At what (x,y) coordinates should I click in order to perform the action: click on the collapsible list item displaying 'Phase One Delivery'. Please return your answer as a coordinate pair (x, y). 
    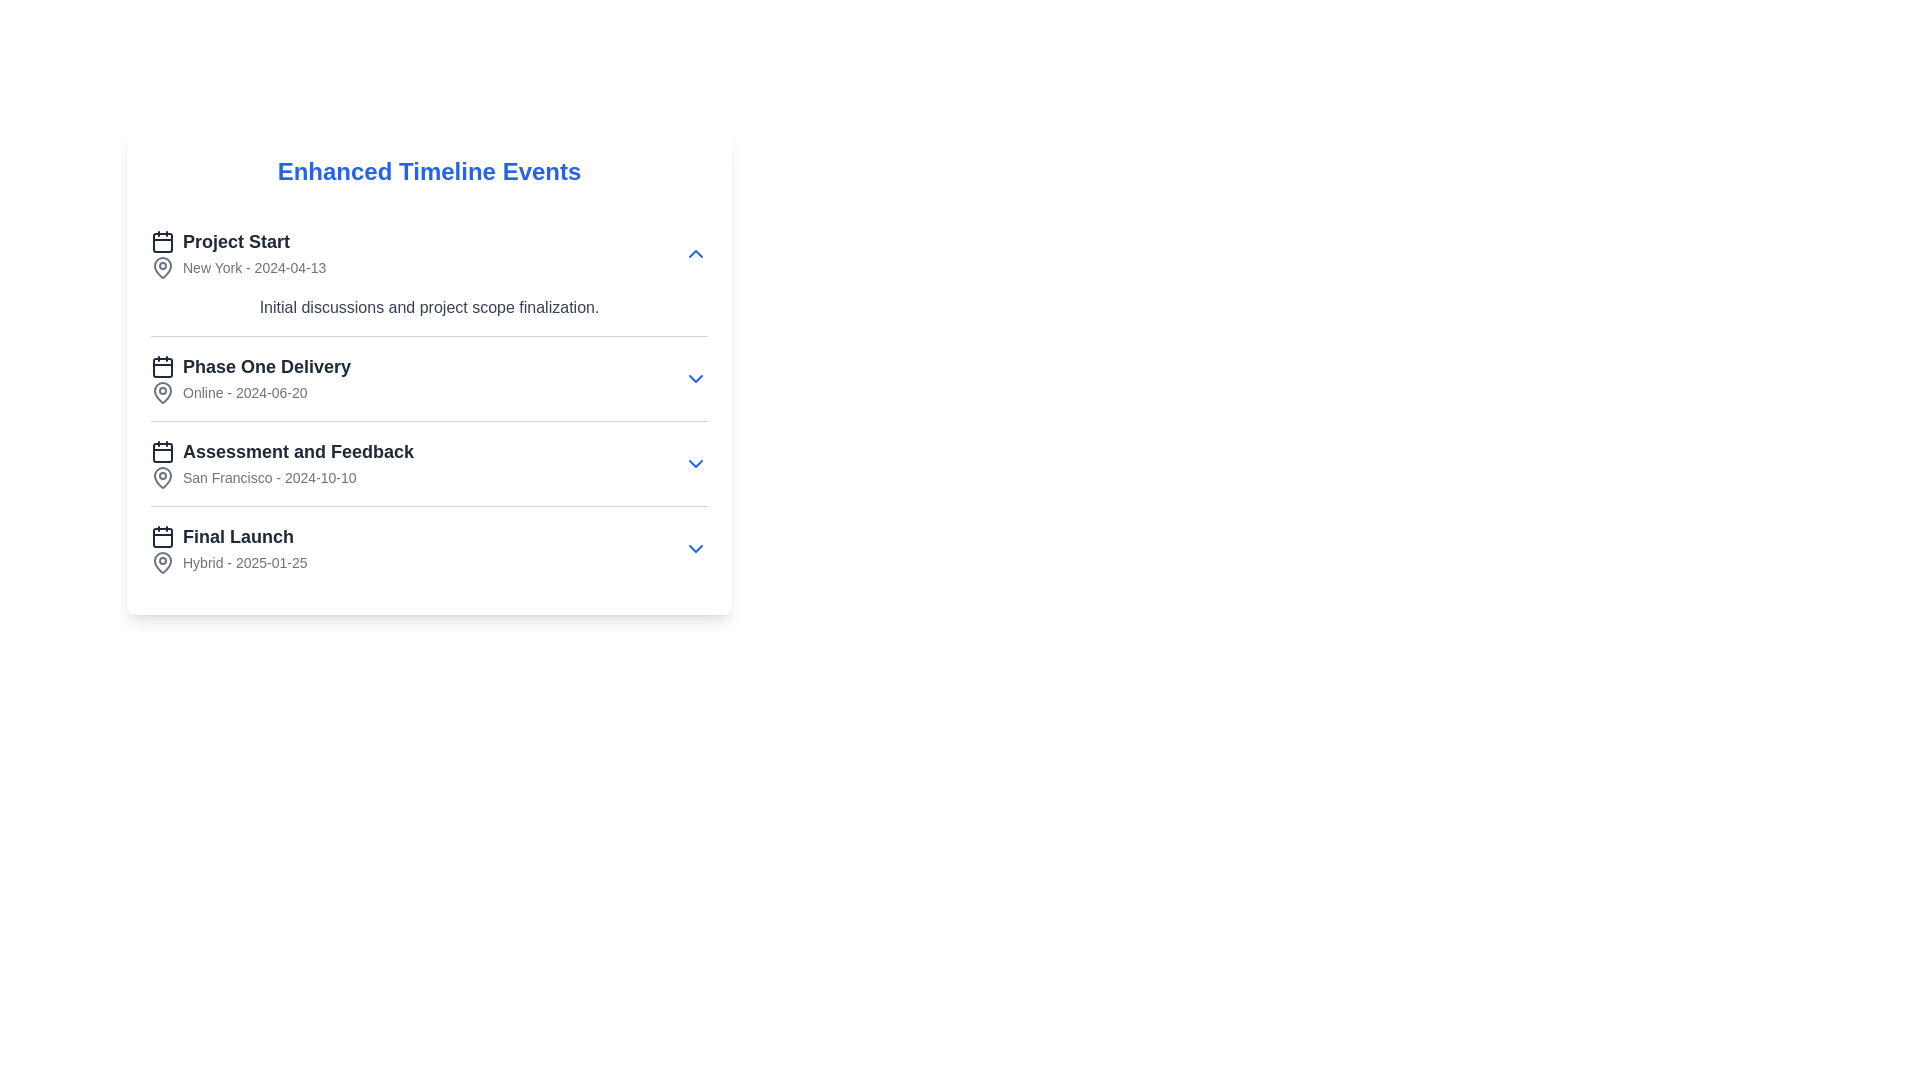
    Looking at the image, I should click on (428, 378).